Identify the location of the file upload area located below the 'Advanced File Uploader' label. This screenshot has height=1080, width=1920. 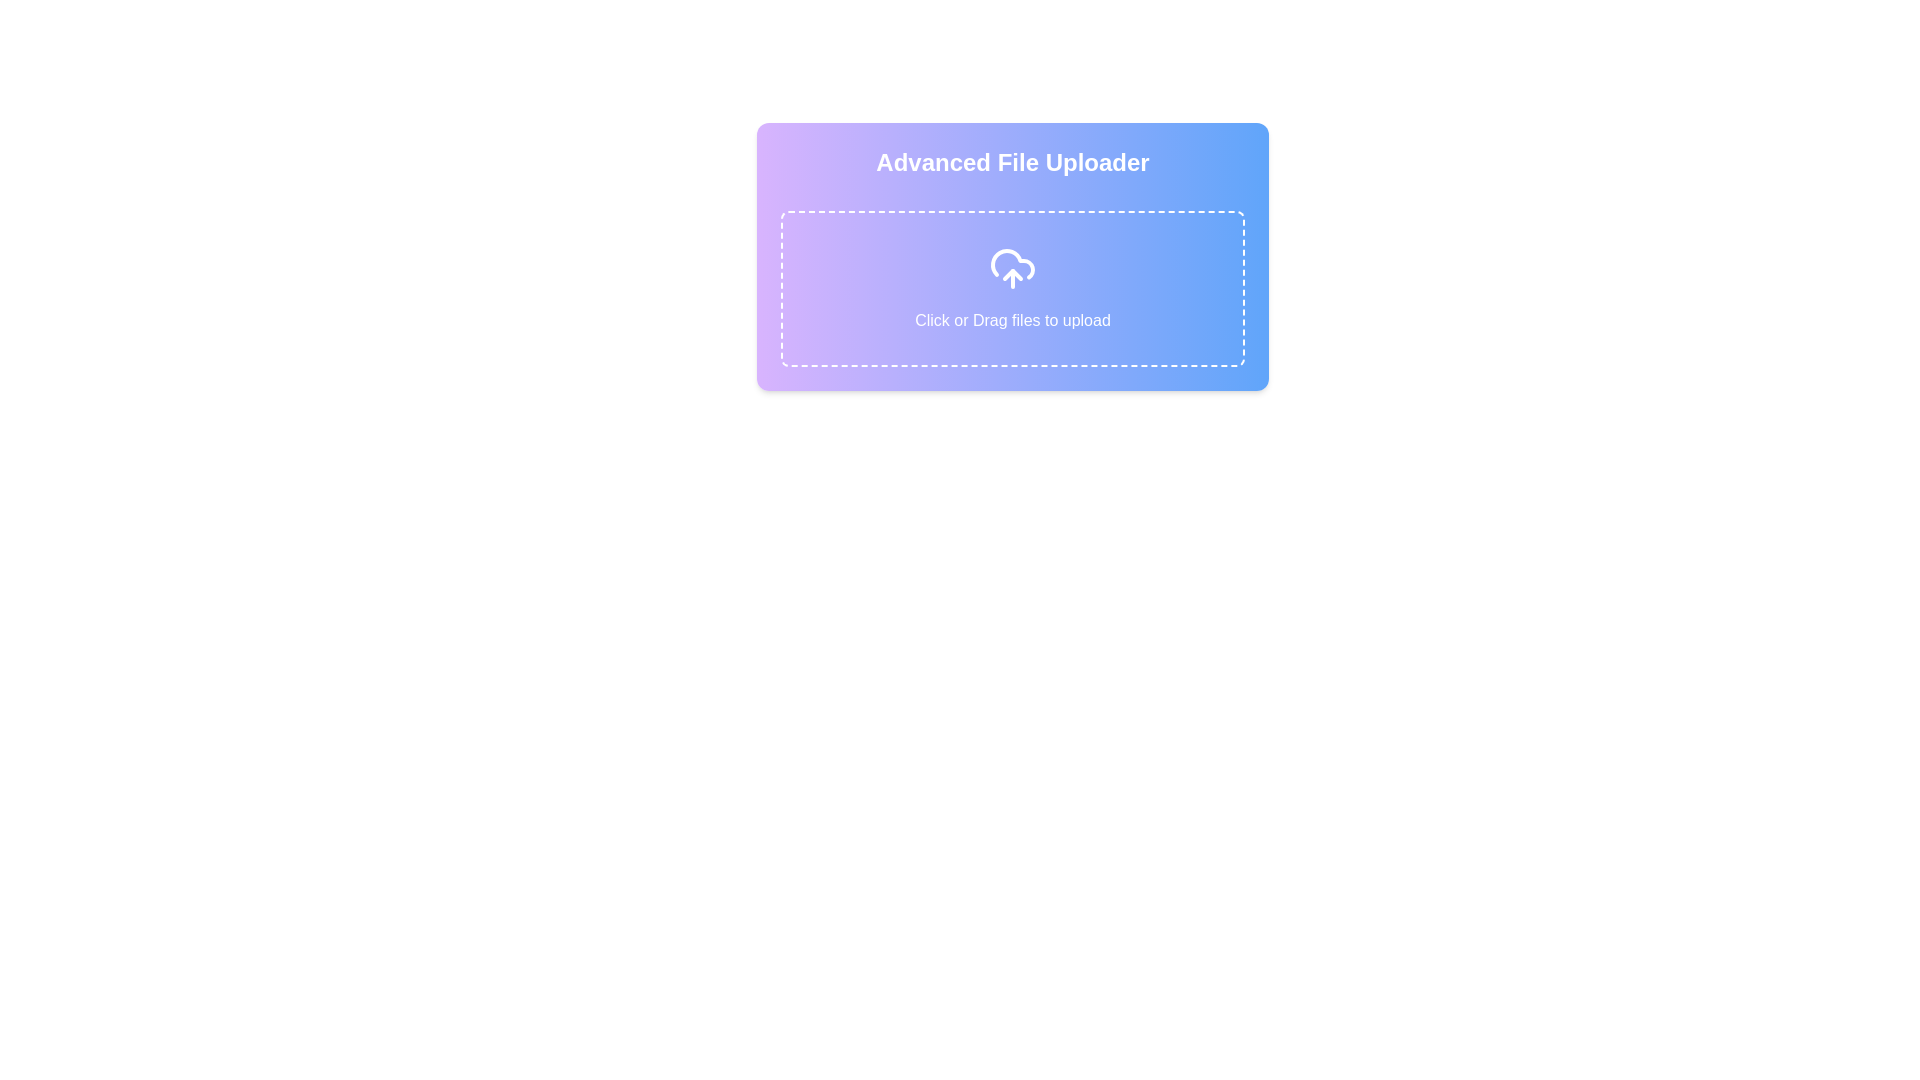
(1012, 289).